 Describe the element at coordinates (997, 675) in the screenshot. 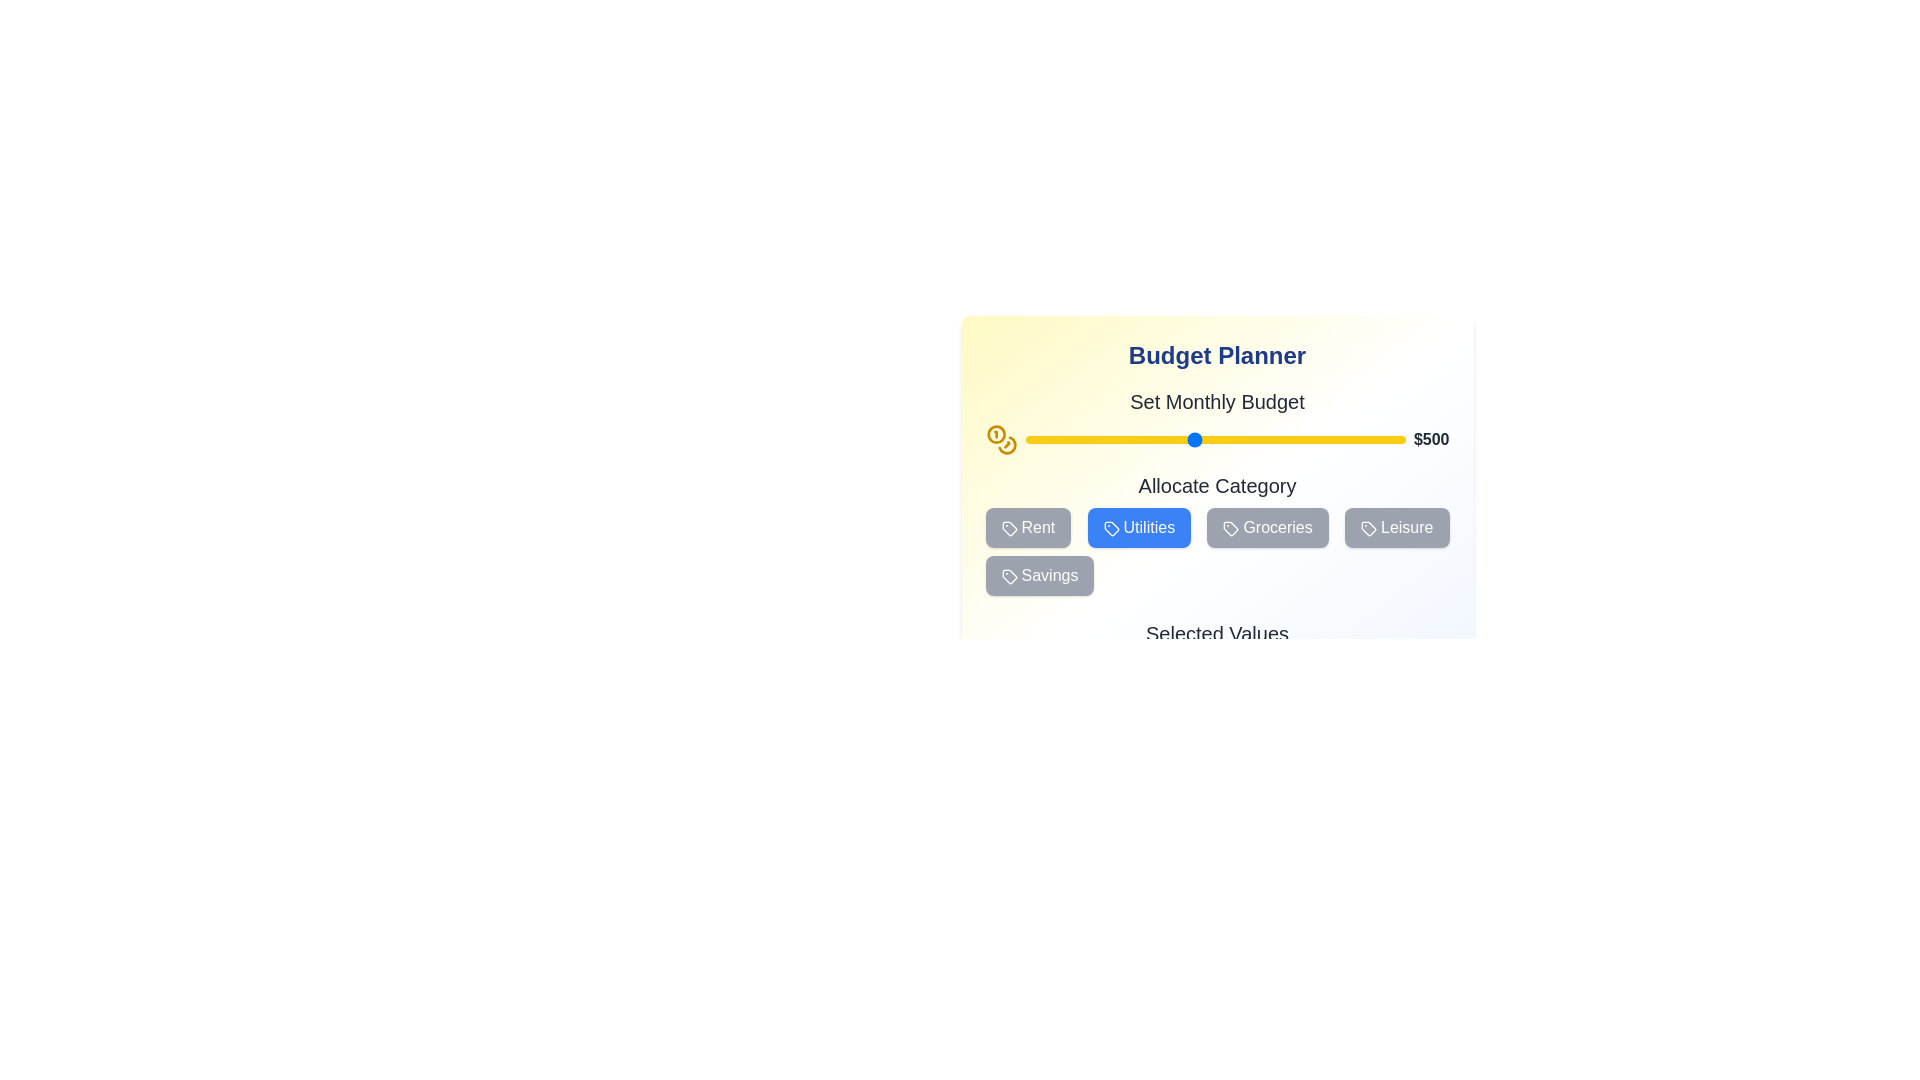

I see `the decorative icon associated with the budget amount located to the left of the text 'Budget: $500' in the top-right corner of the budget settings section` at that location.